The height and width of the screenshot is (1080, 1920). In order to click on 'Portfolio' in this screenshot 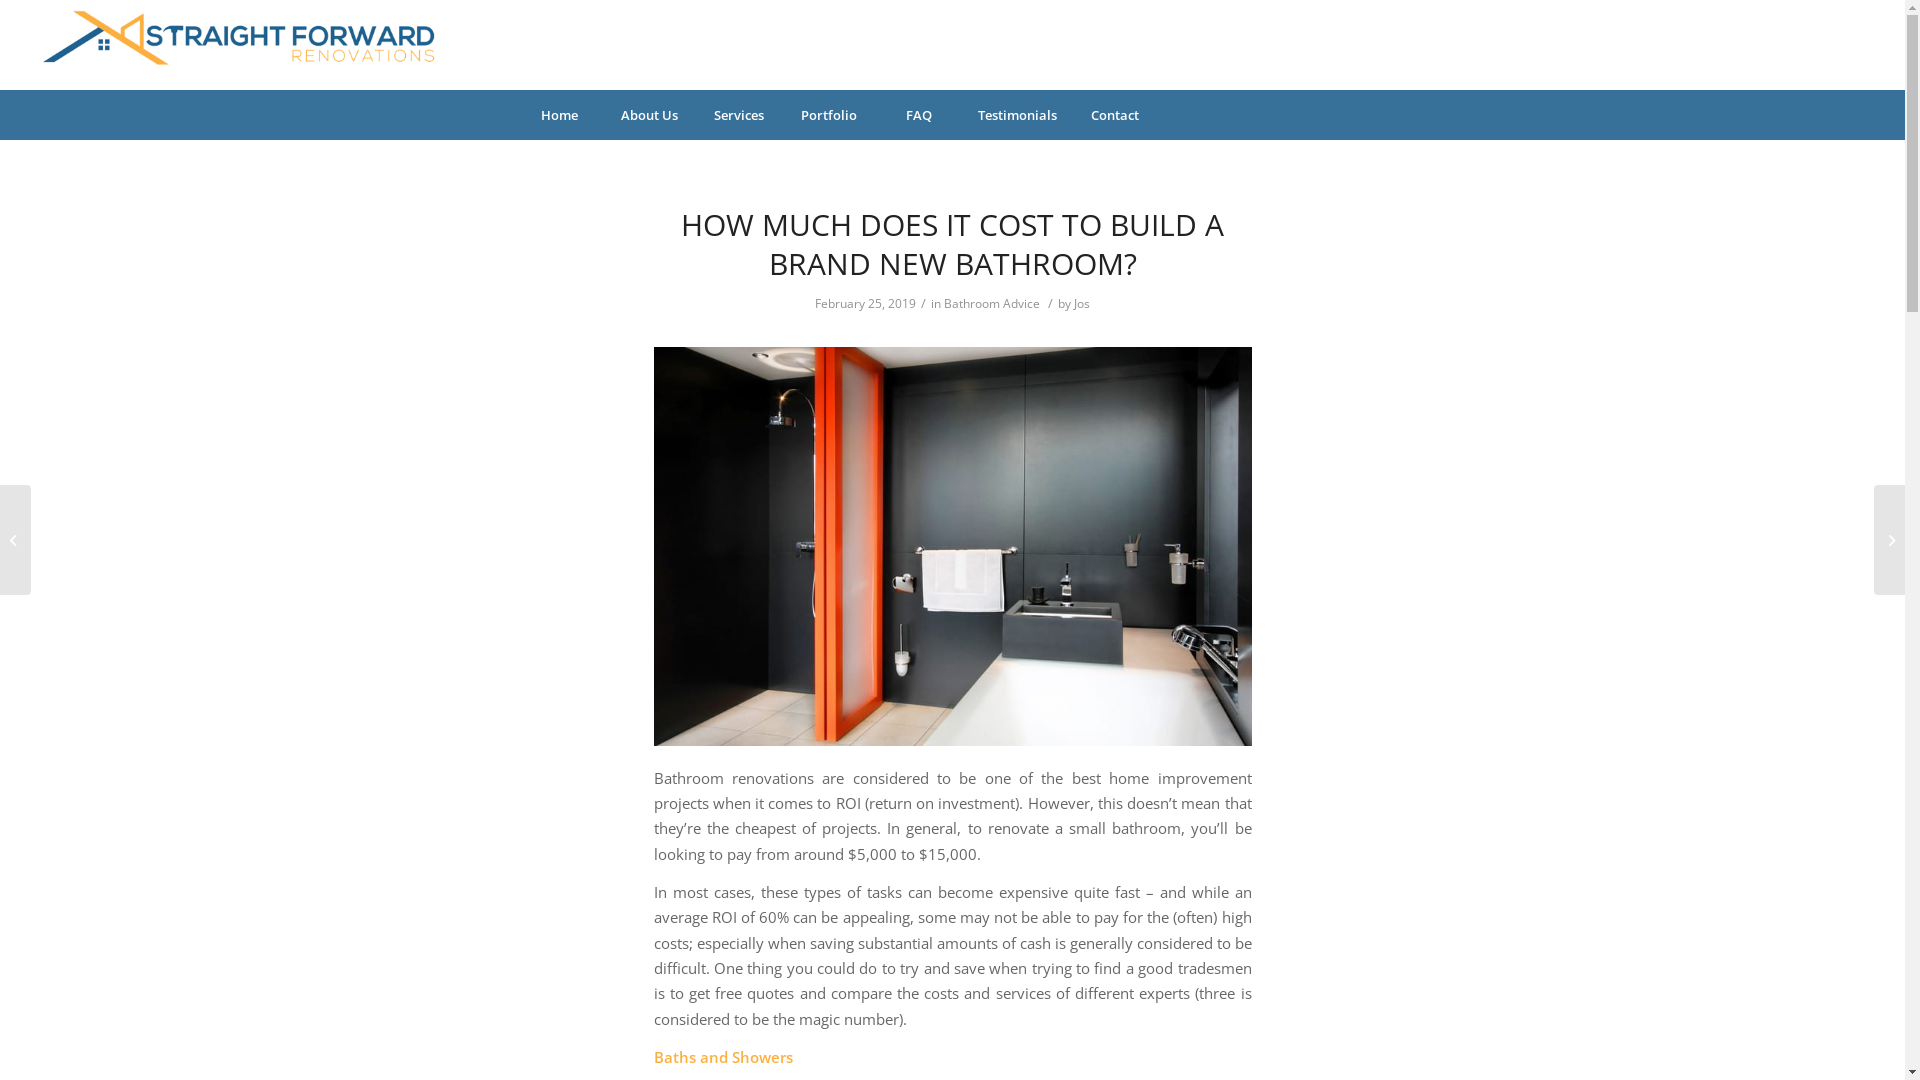, I will do `click(829, 115)`.